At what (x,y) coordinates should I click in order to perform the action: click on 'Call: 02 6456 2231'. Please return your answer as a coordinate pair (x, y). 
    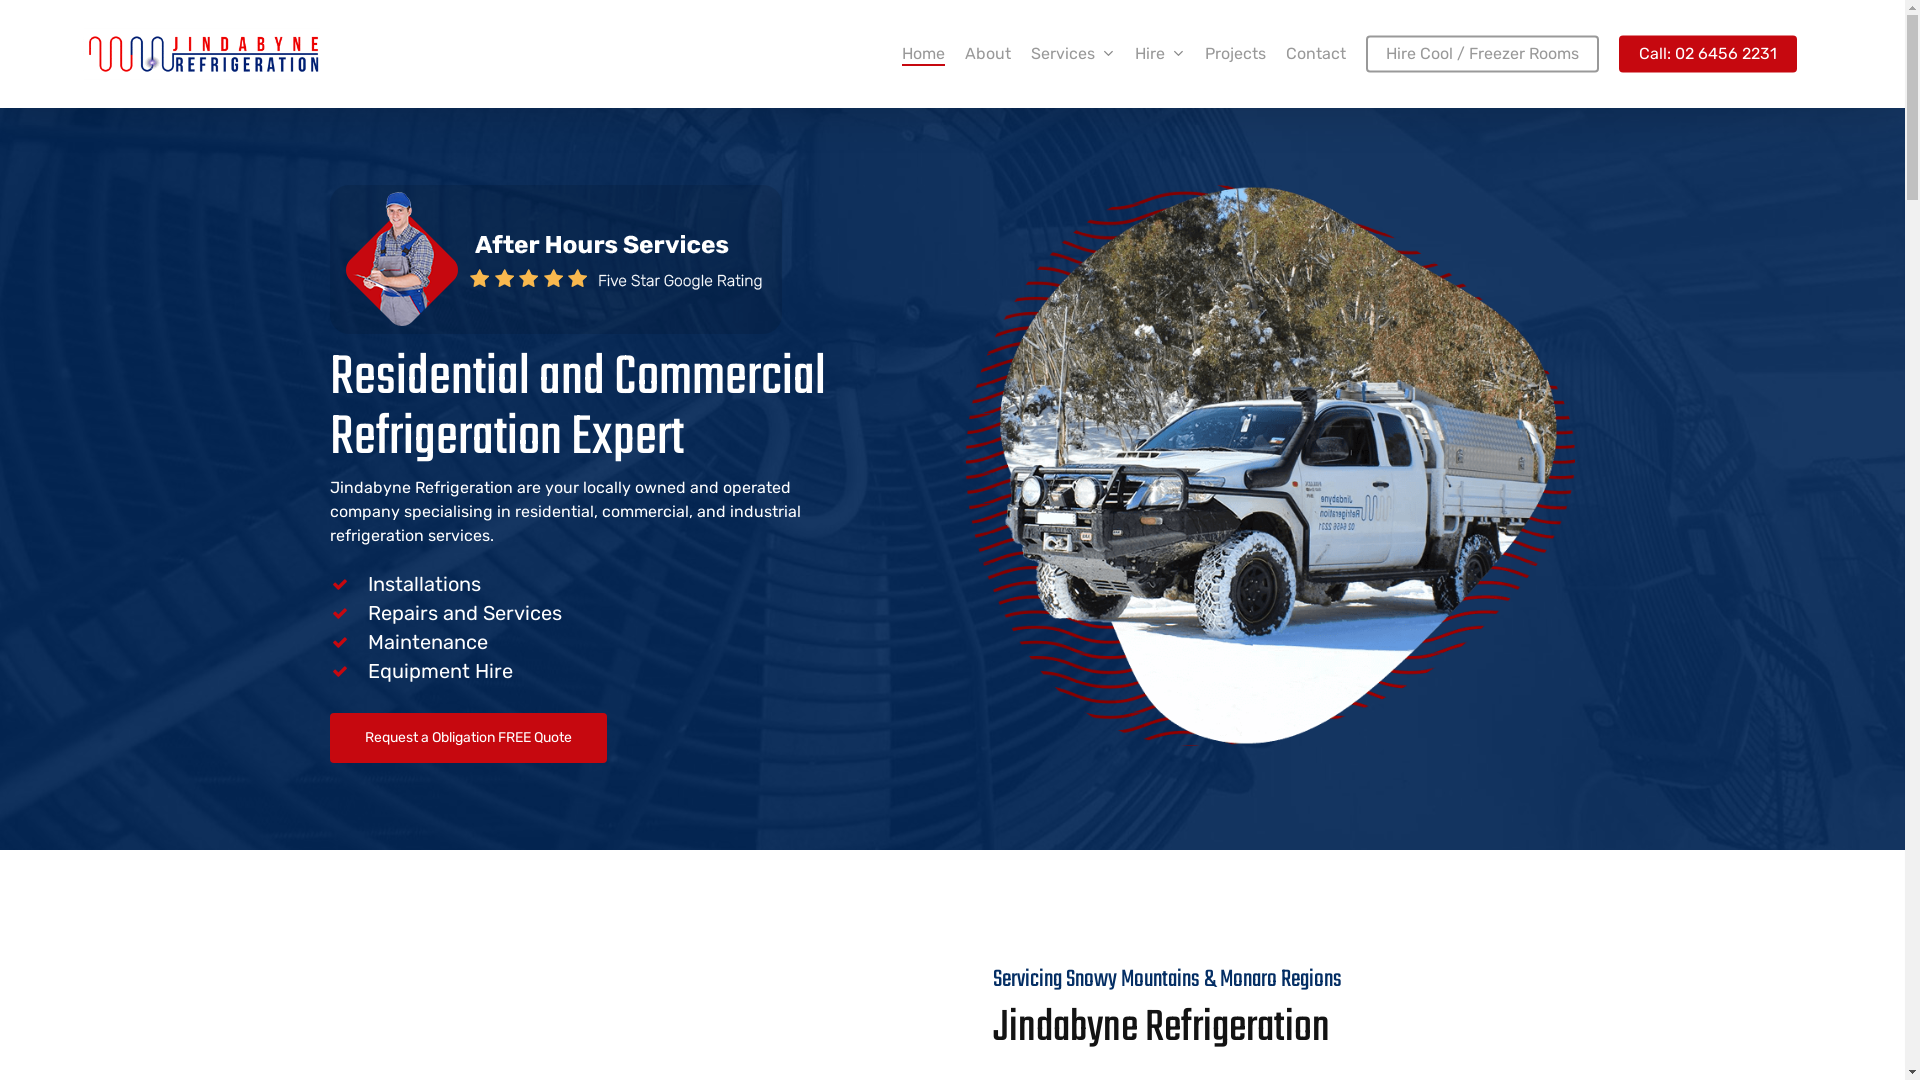
    Looking at the image, I should click on (1707, 53).